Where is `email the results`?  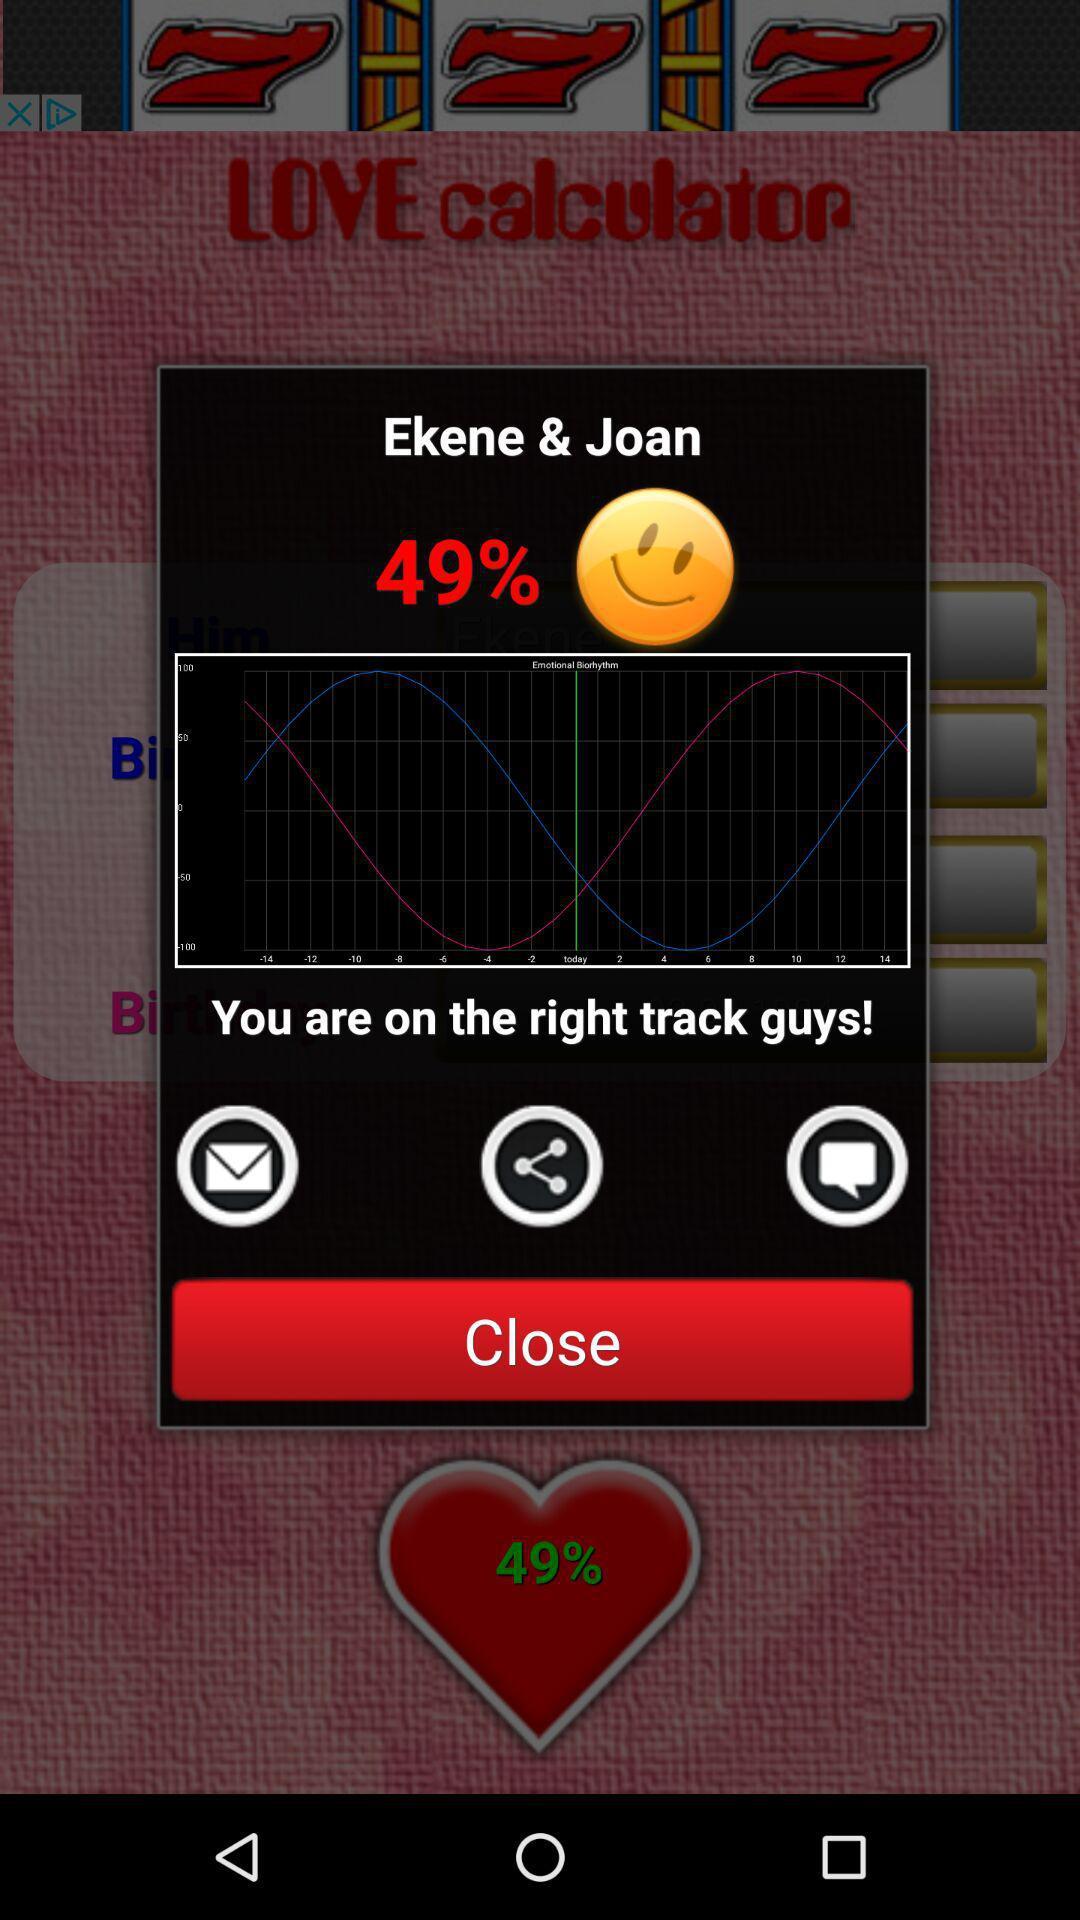 email the results is located at coordinates (236, 1166).